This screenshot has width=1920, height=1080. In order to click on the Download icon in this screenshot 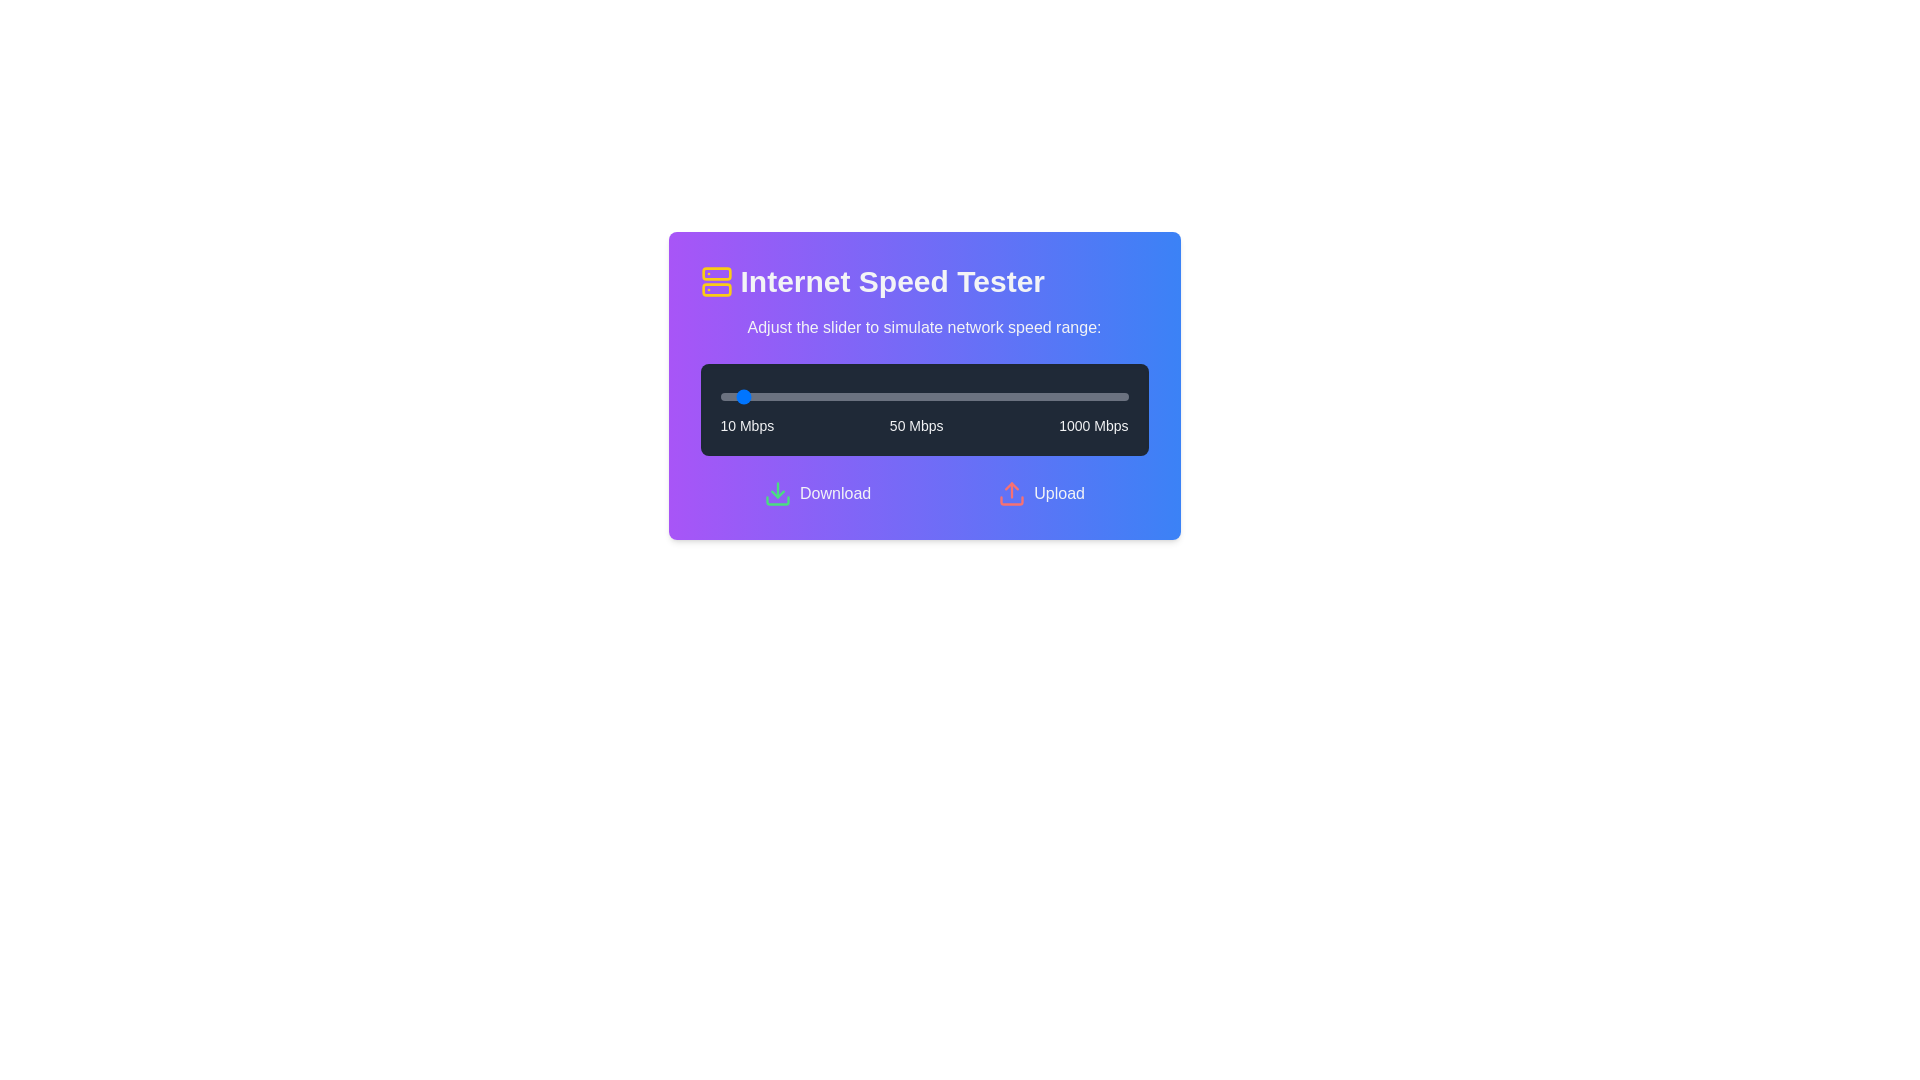, I will do `click(776, 493)`.